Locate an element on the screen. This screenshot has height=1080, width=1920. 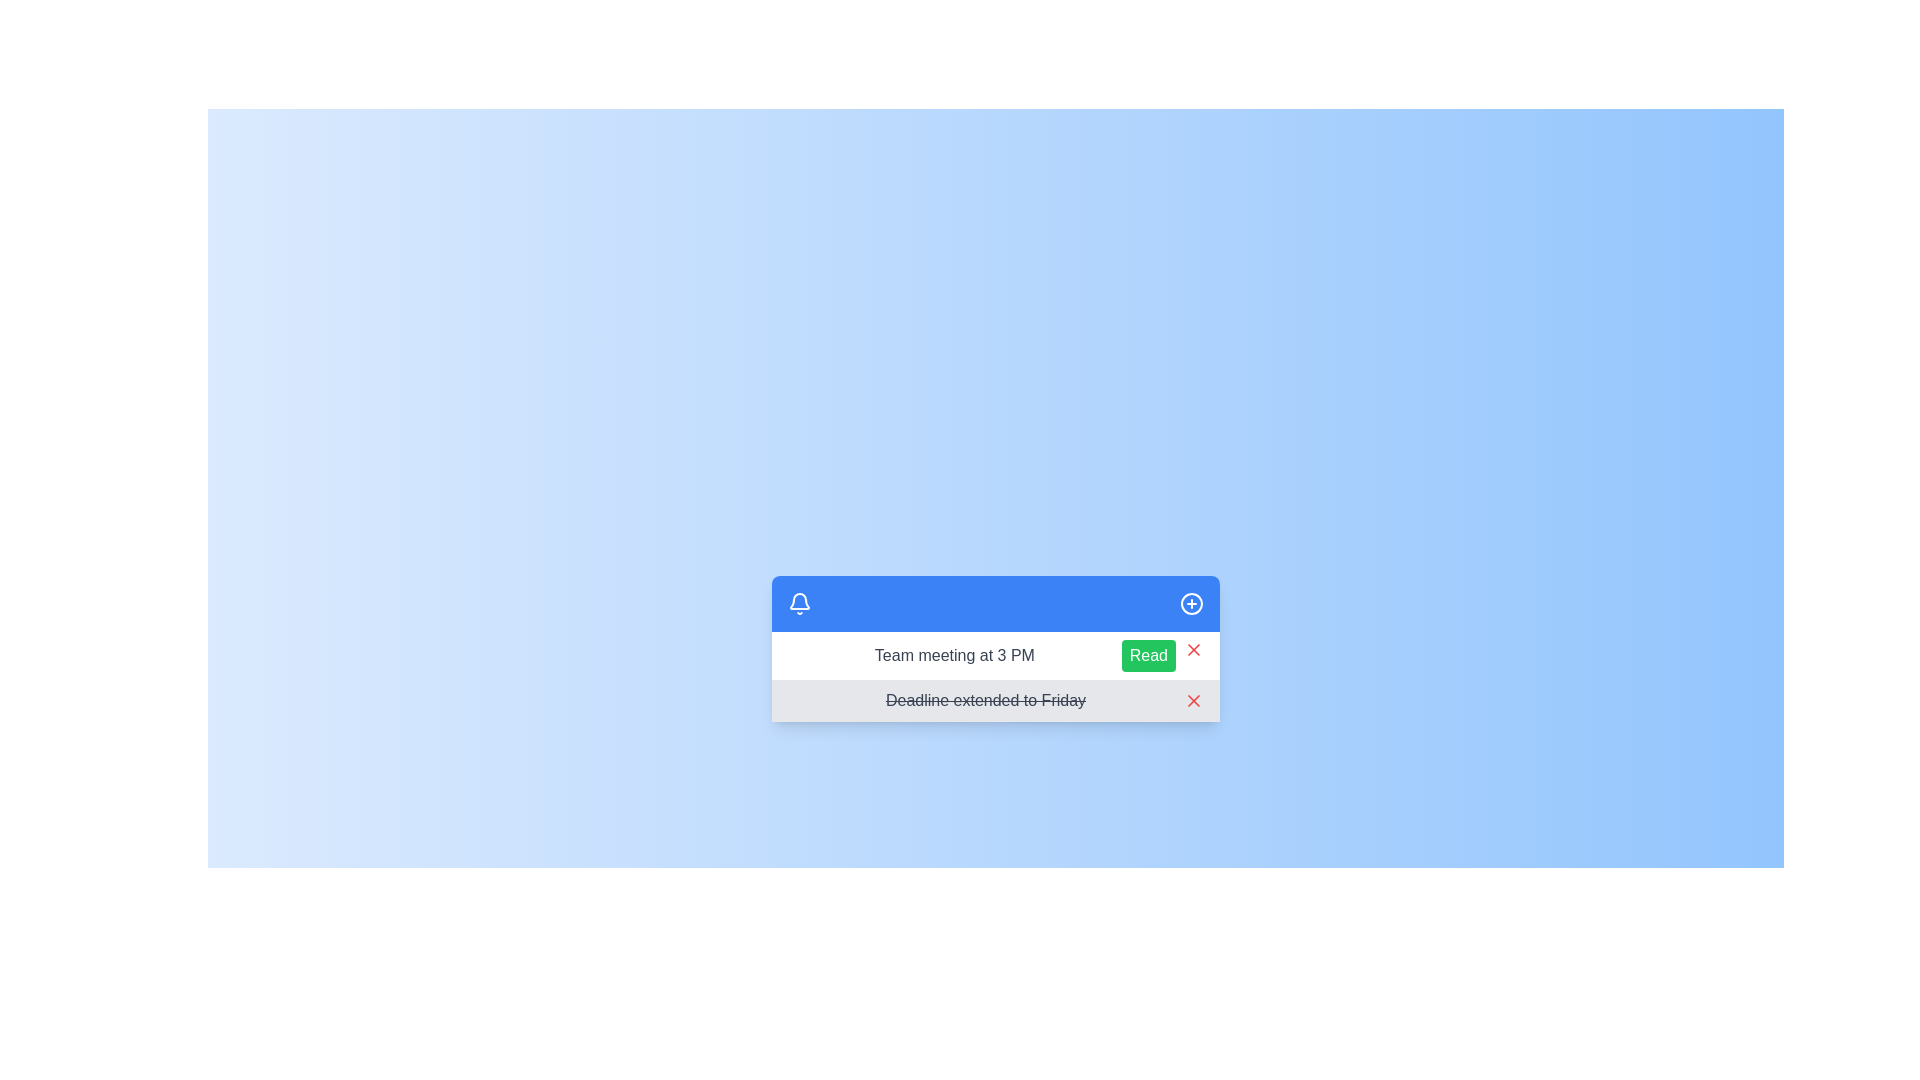
the small red cross icon located at the right-hand side of the second row of notifications is located at coordinates (1194, 700).